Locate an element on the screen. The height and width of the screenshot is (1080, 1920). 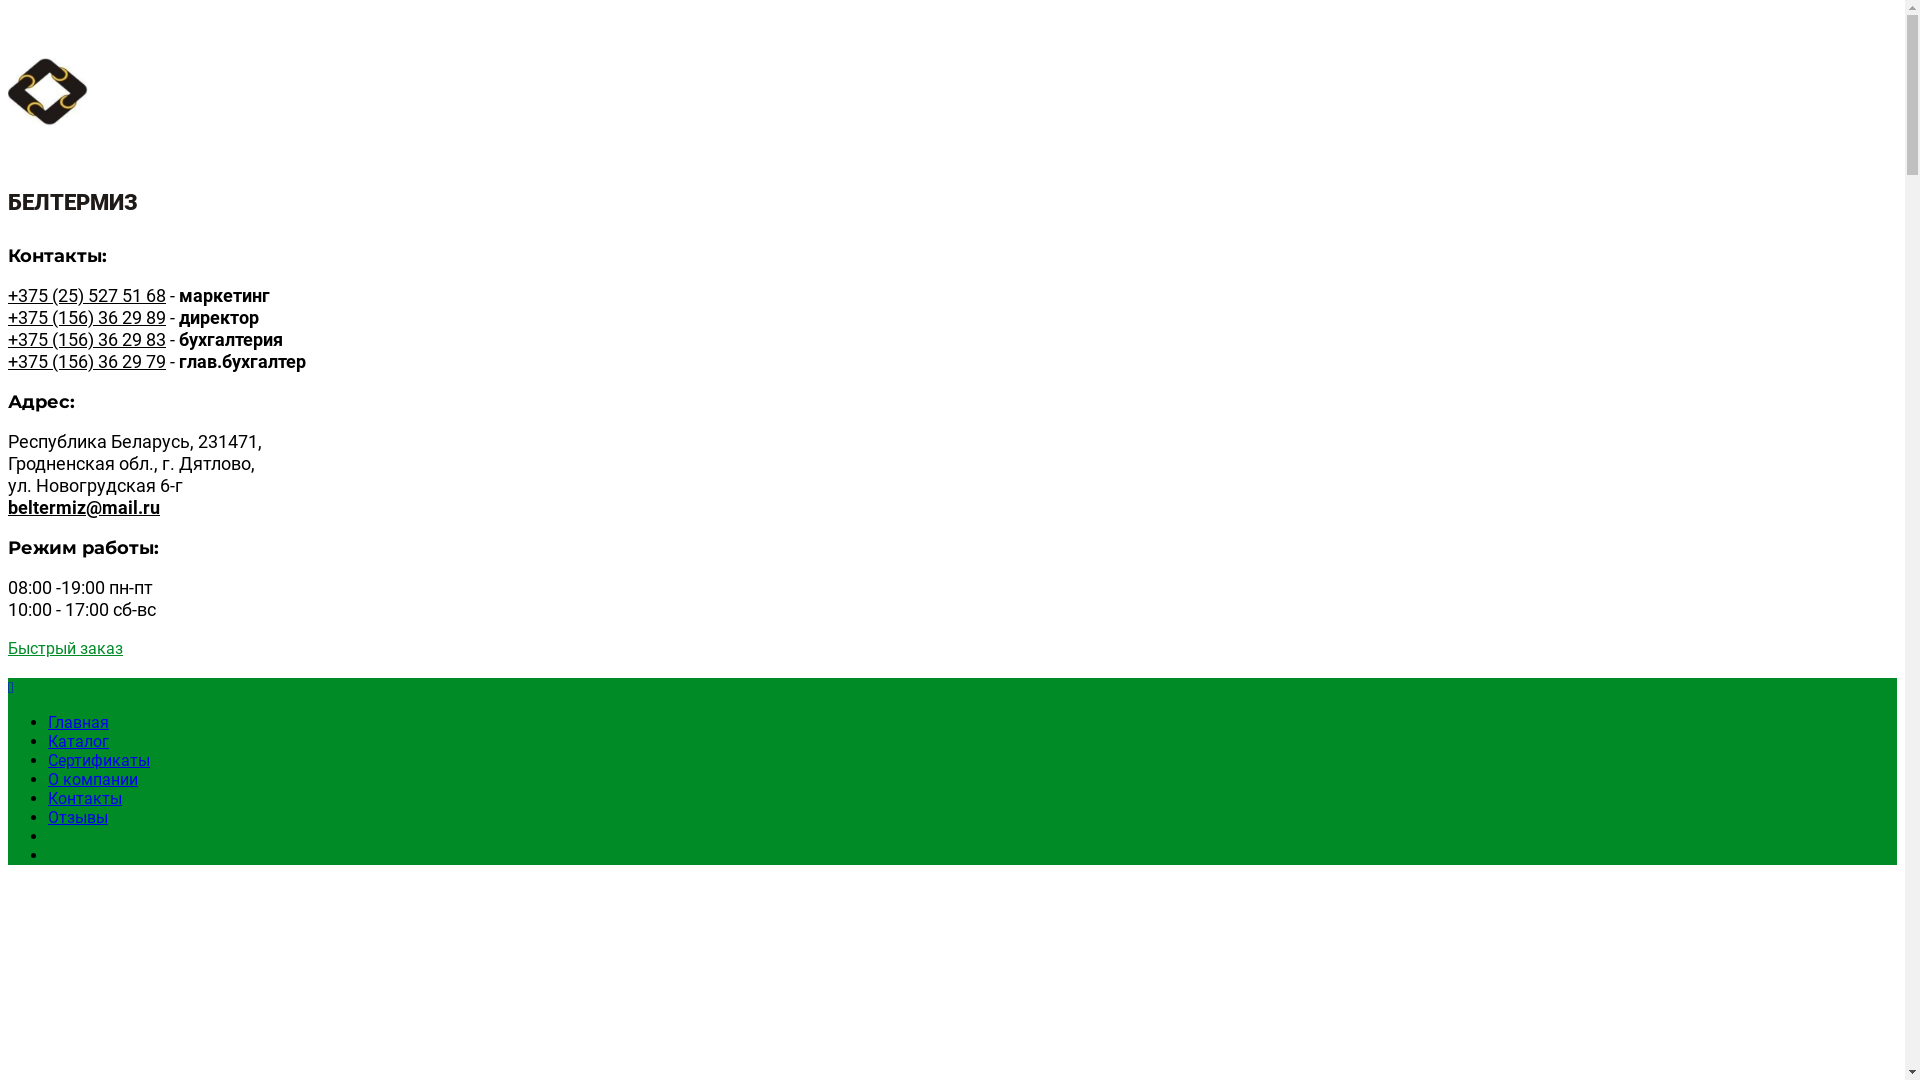
'+375 (156) 36 29 79' is located at coordinates (85, 361).